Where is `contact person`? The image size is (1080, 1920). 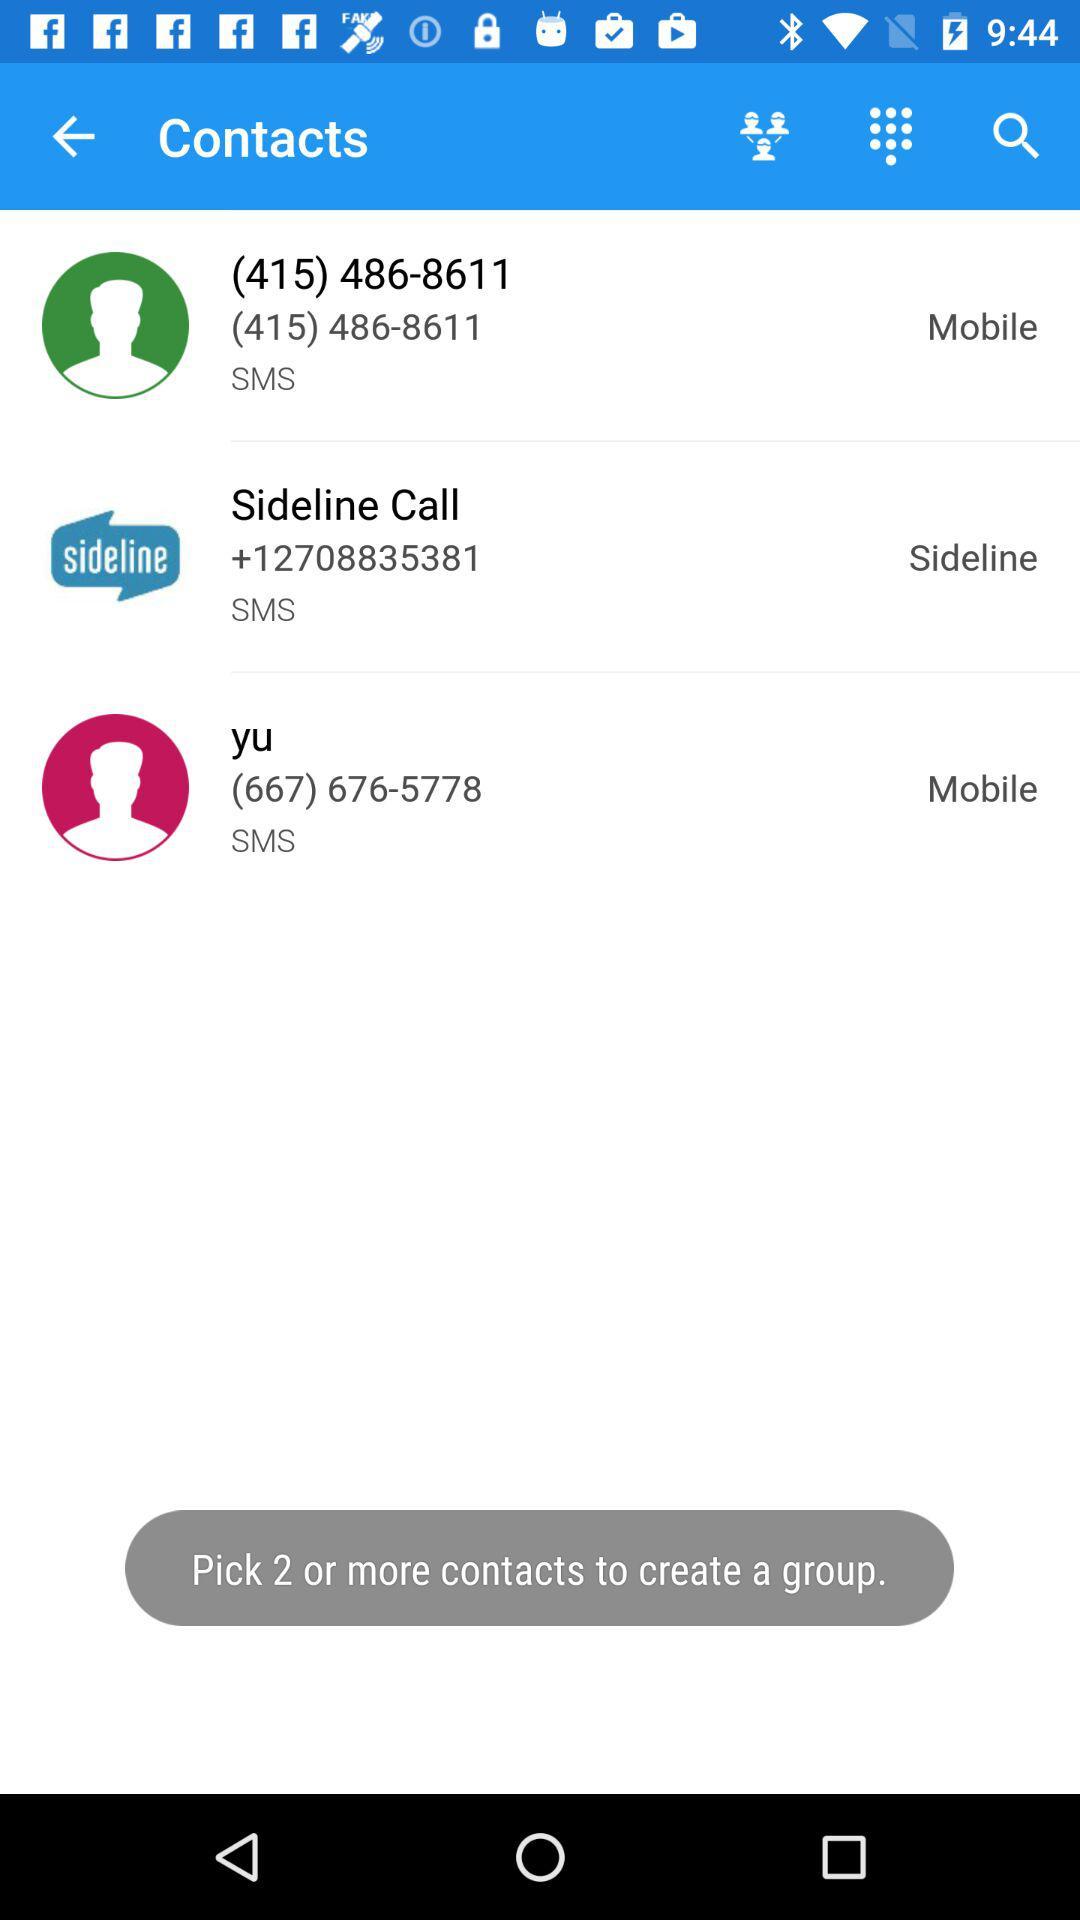
contact person is located at coordinates (115, 325).